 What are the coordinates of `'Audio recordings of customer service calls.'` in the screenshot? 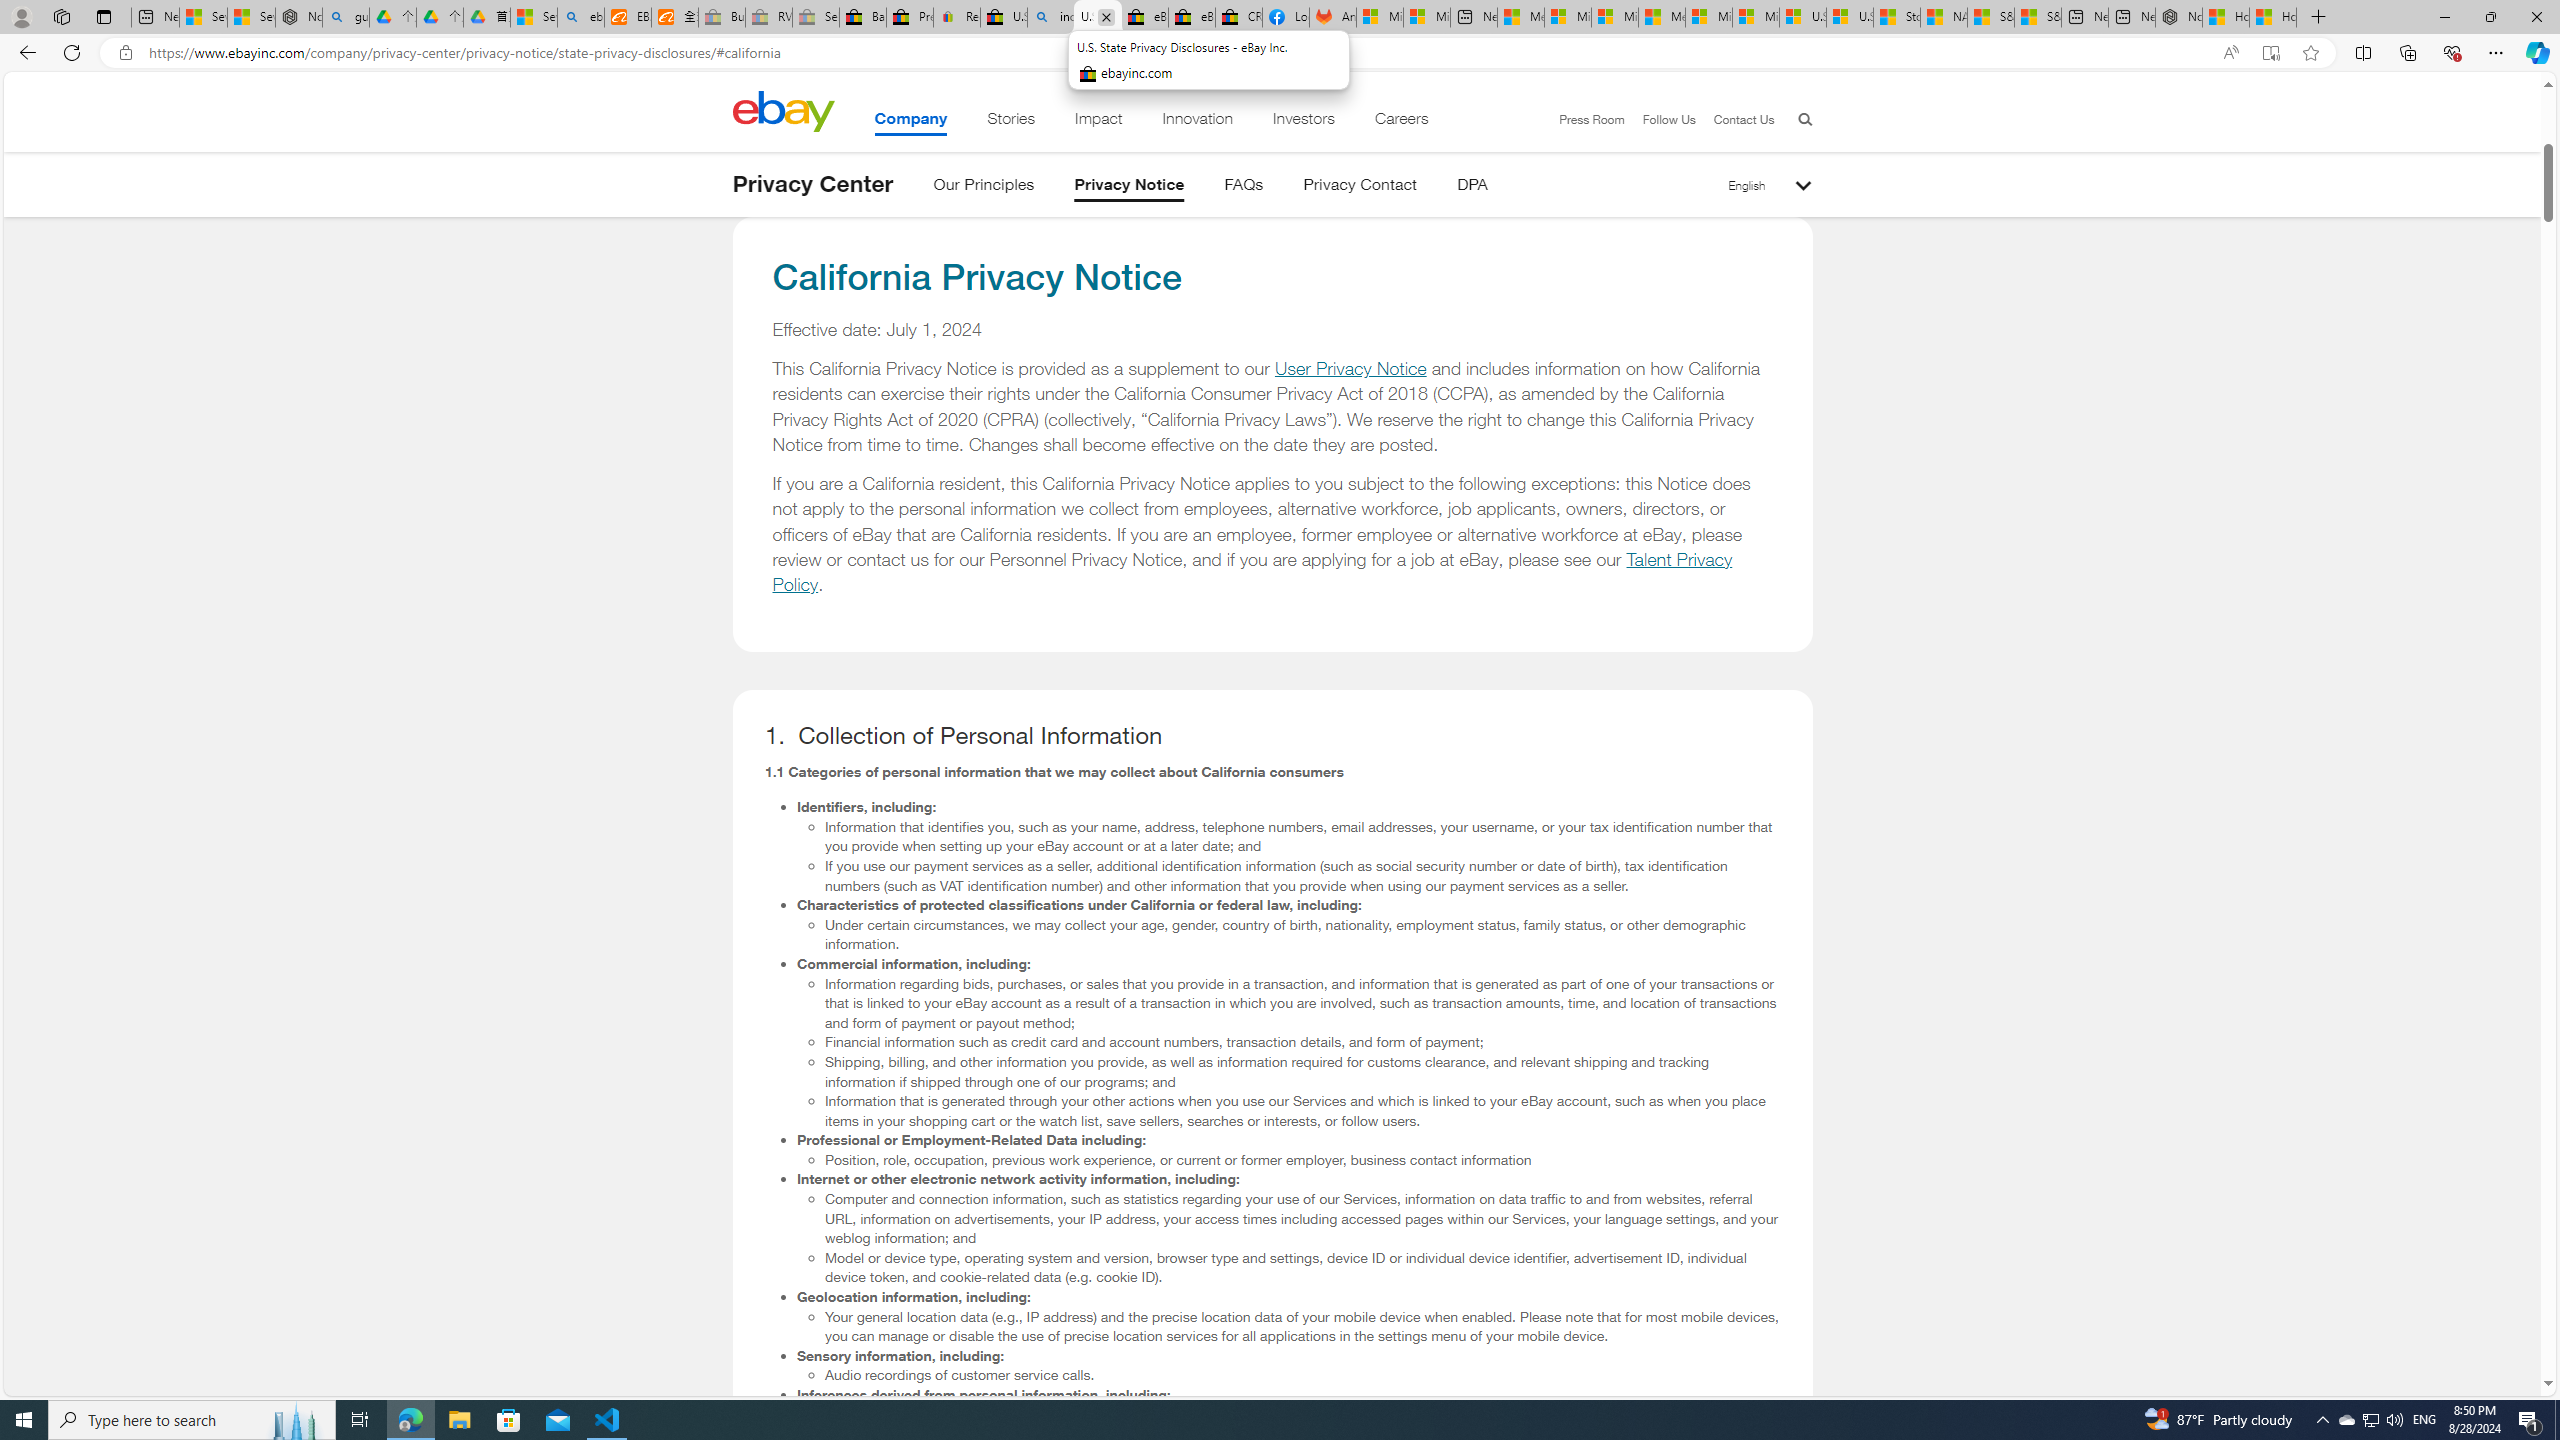 It's located at (1303, 1374).